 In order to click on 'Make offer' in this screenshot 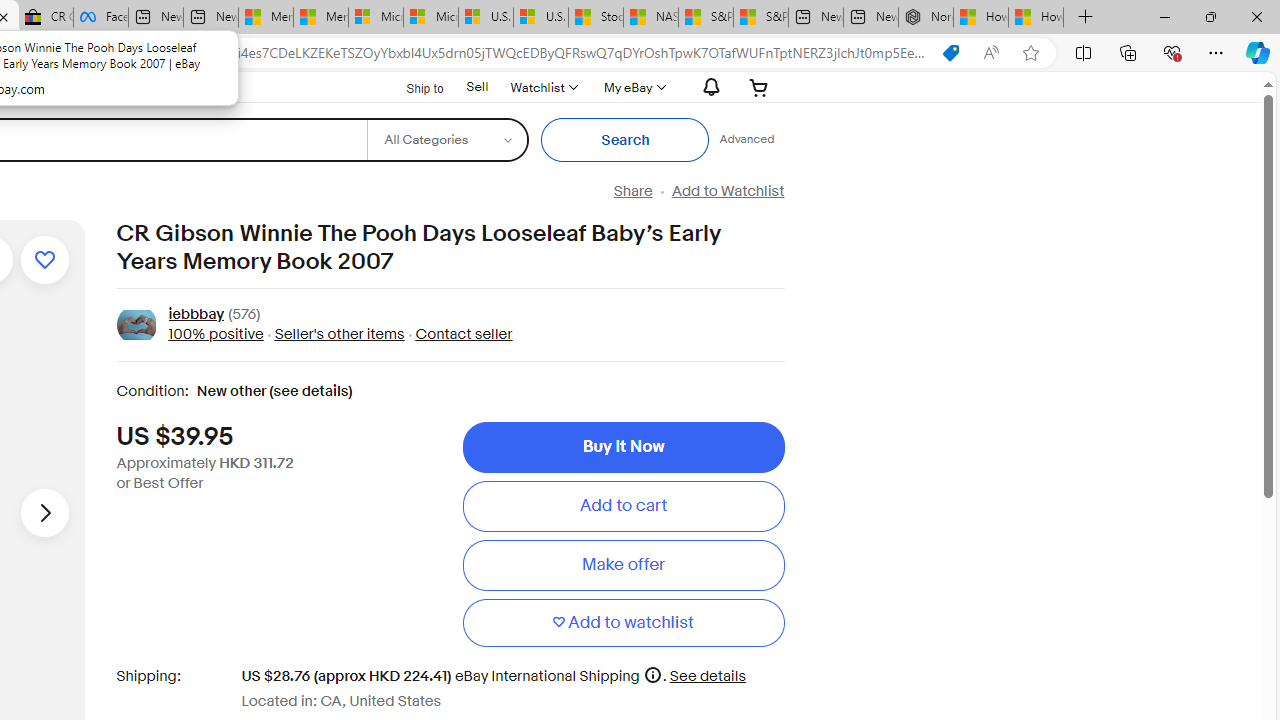, I will do `click(622, 565)`.